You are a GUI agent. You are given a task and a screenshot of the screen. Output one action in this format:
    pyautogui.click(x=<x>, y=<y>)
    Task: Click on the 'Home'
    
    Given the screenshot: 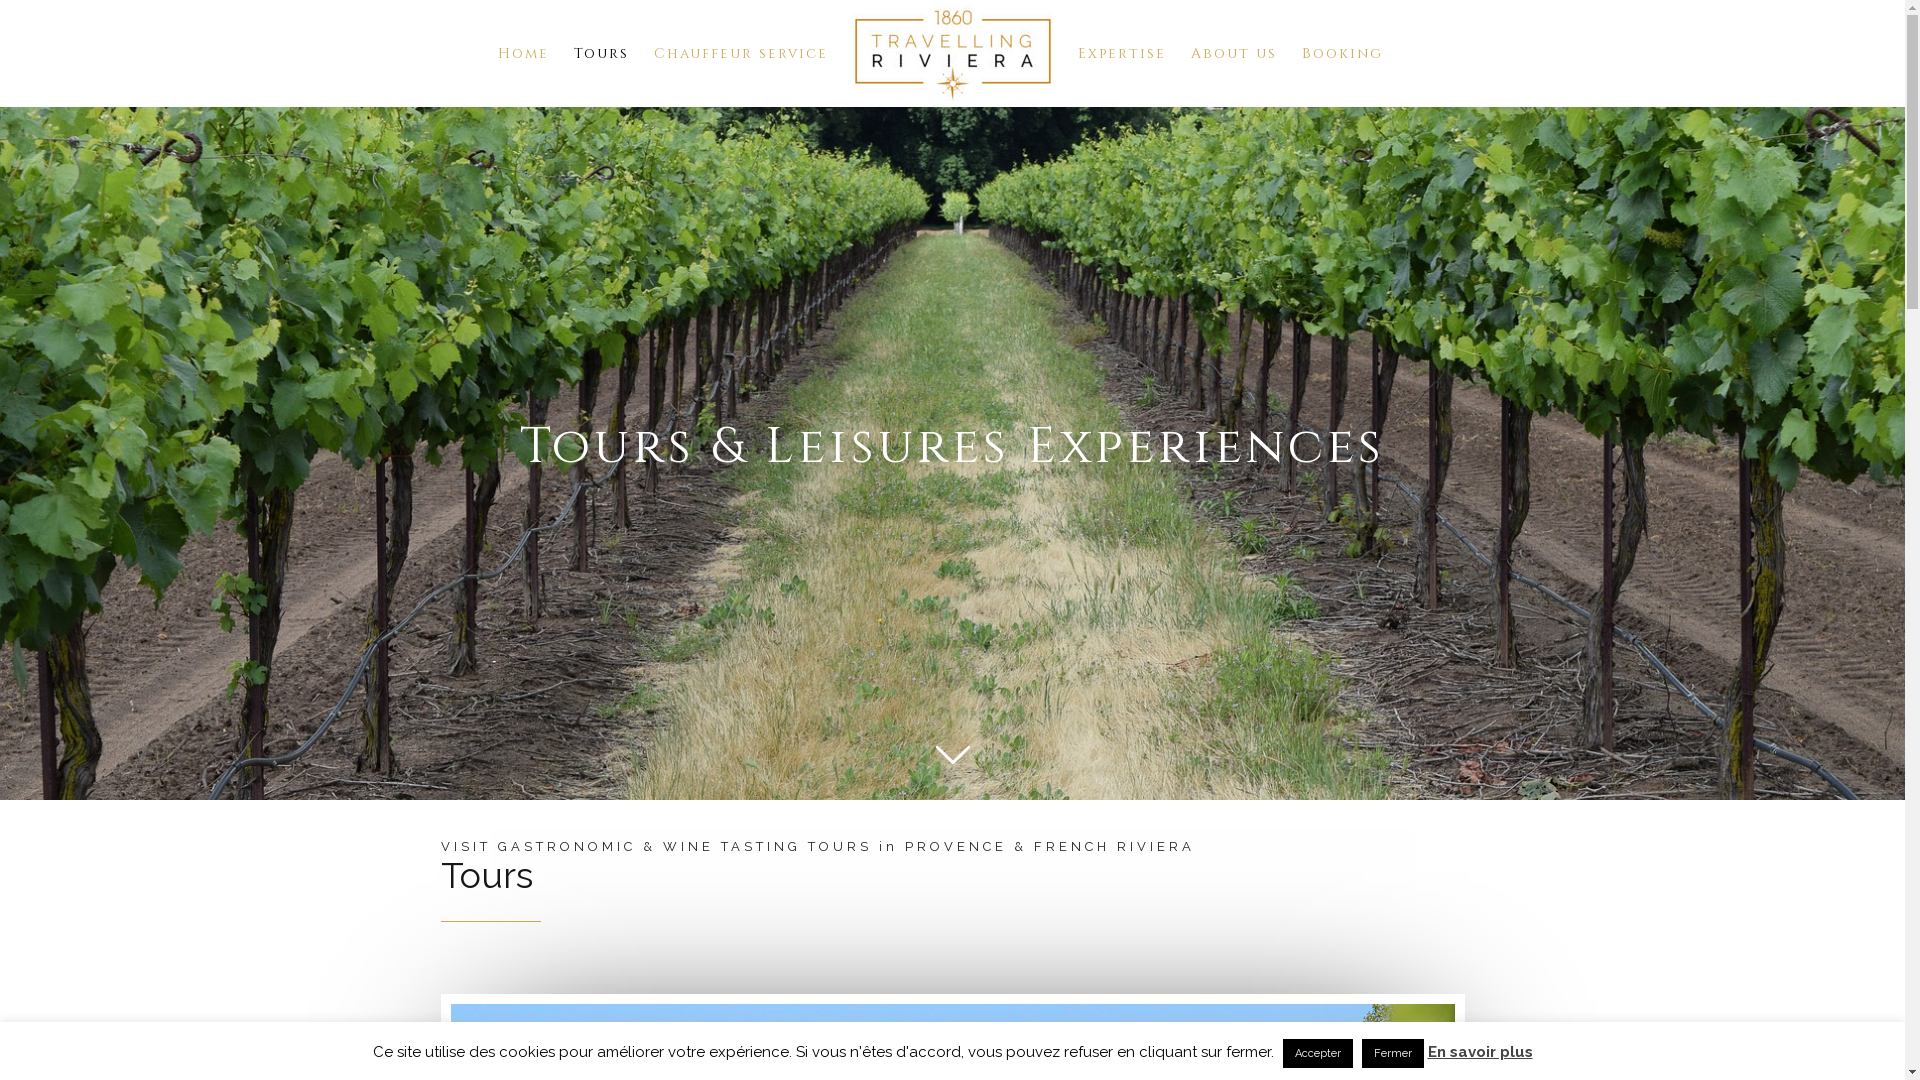 What is the action you would take?
    pyautogui.click(x=523, y=53)
    